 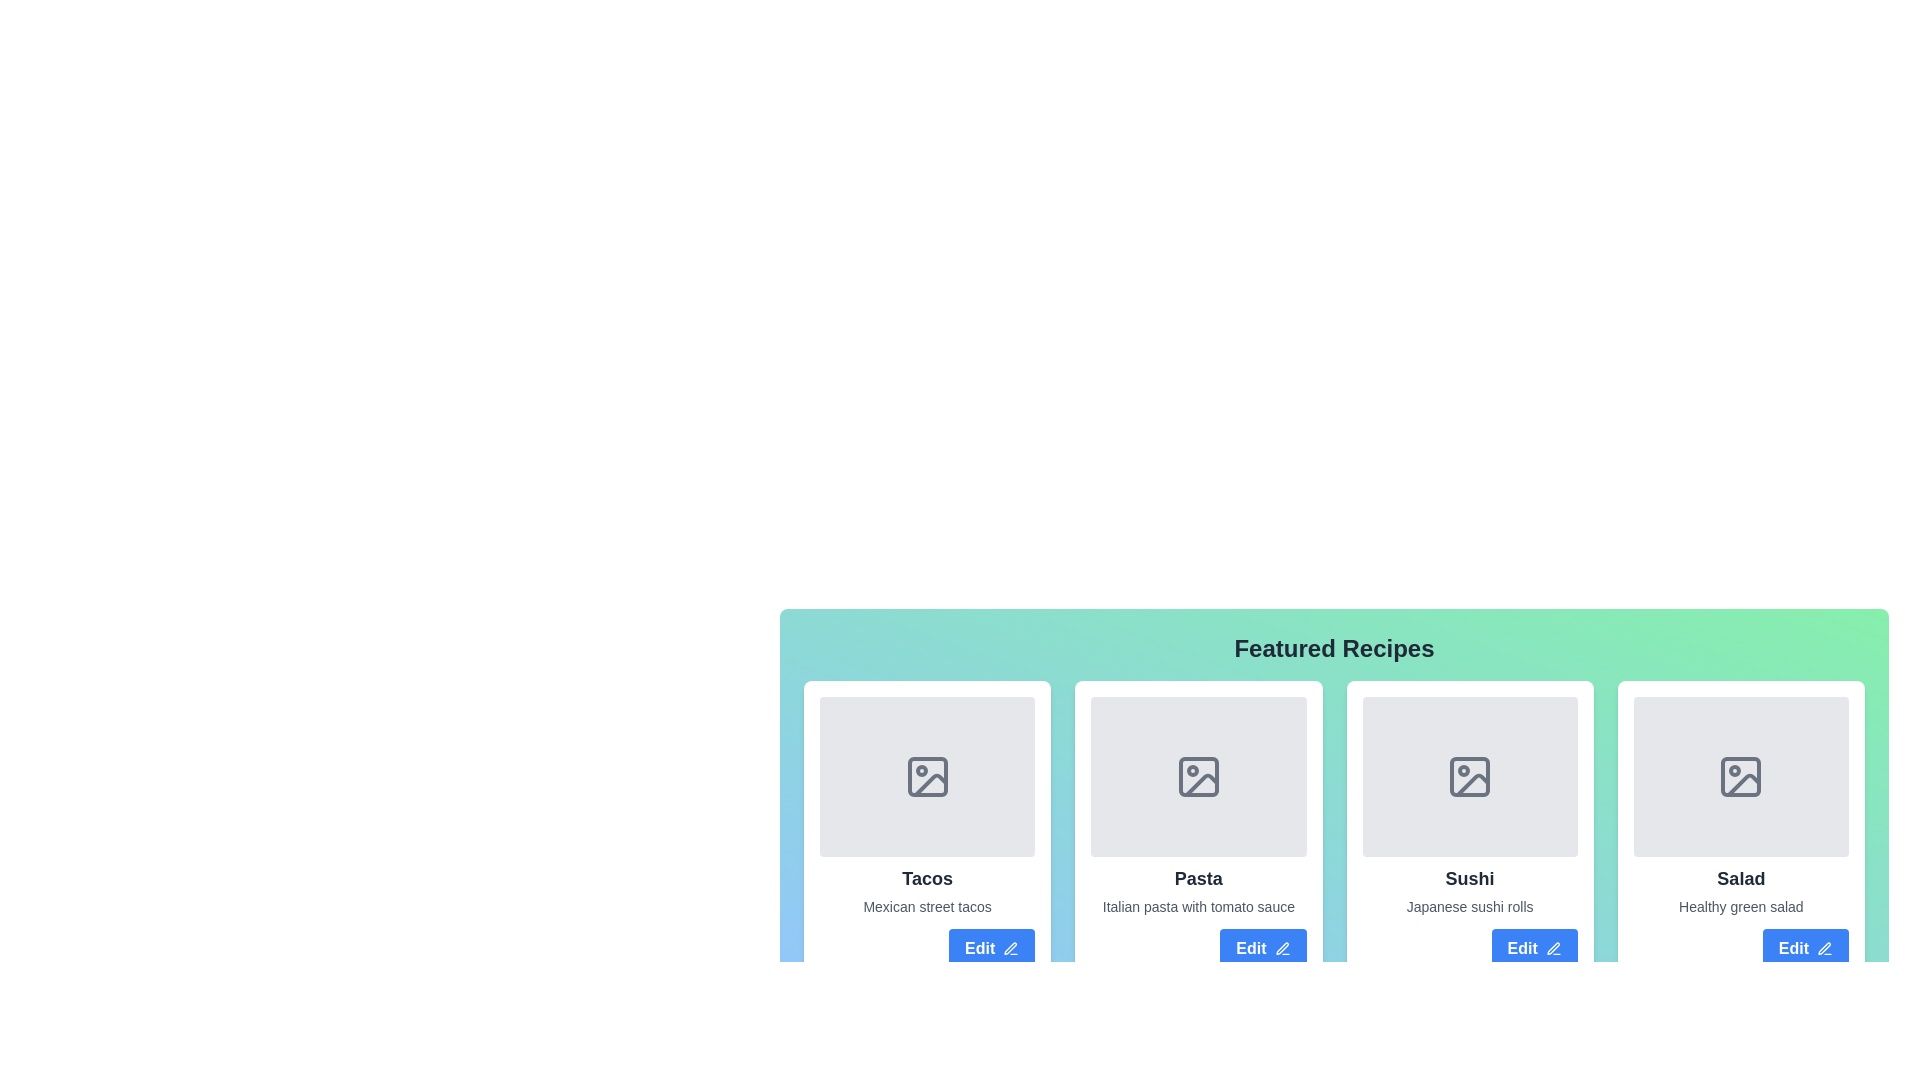 What do you see at coordinates (1740, 833) in the screenshot?
I see `the placeholder image of the Salad recipe card, which is the fourth card in a horizontal grid layout of recipe cards` at bounding box center [1740, 833].